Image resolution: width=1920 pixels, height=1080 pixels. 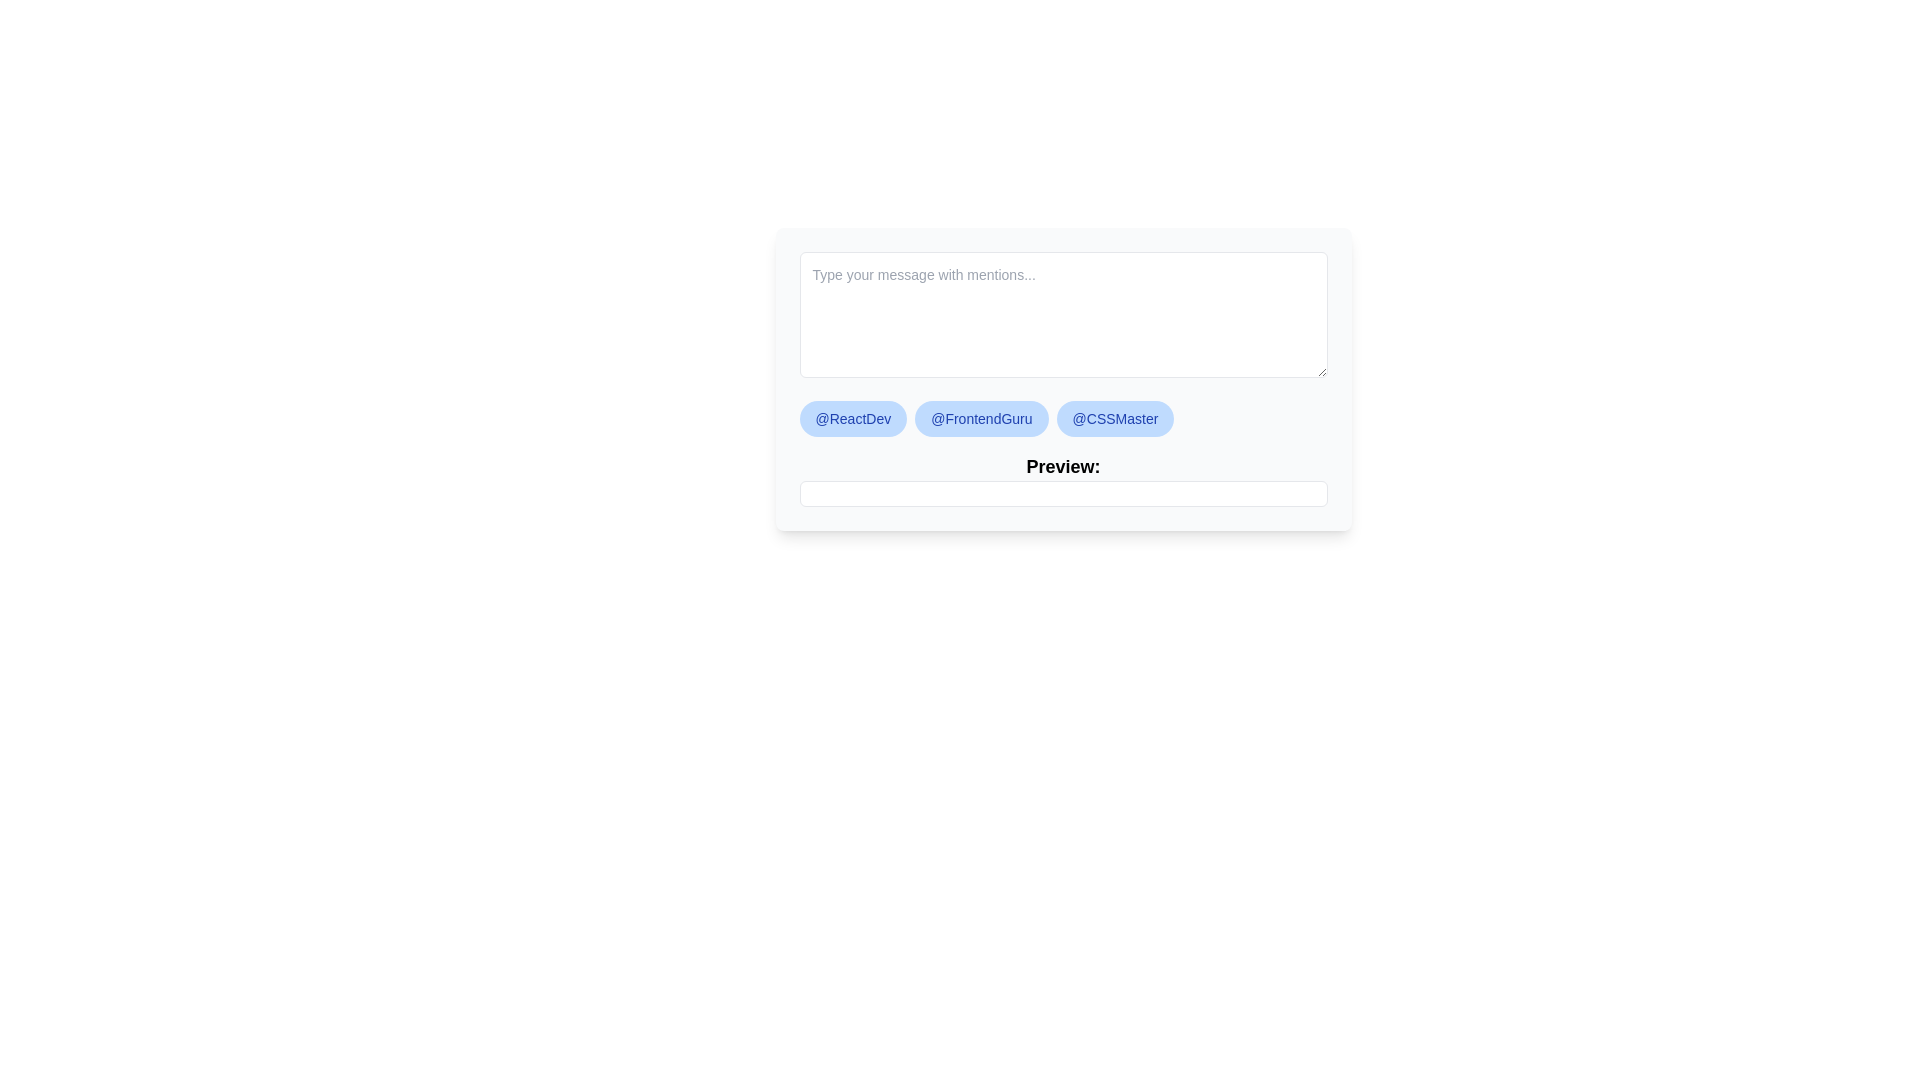 What do you see at coordinates (853, 418) in the screenshot?
I see `the button with the text '@ReactDev' which has a light blue background and rounded corners` at bounding box center [853, 418].